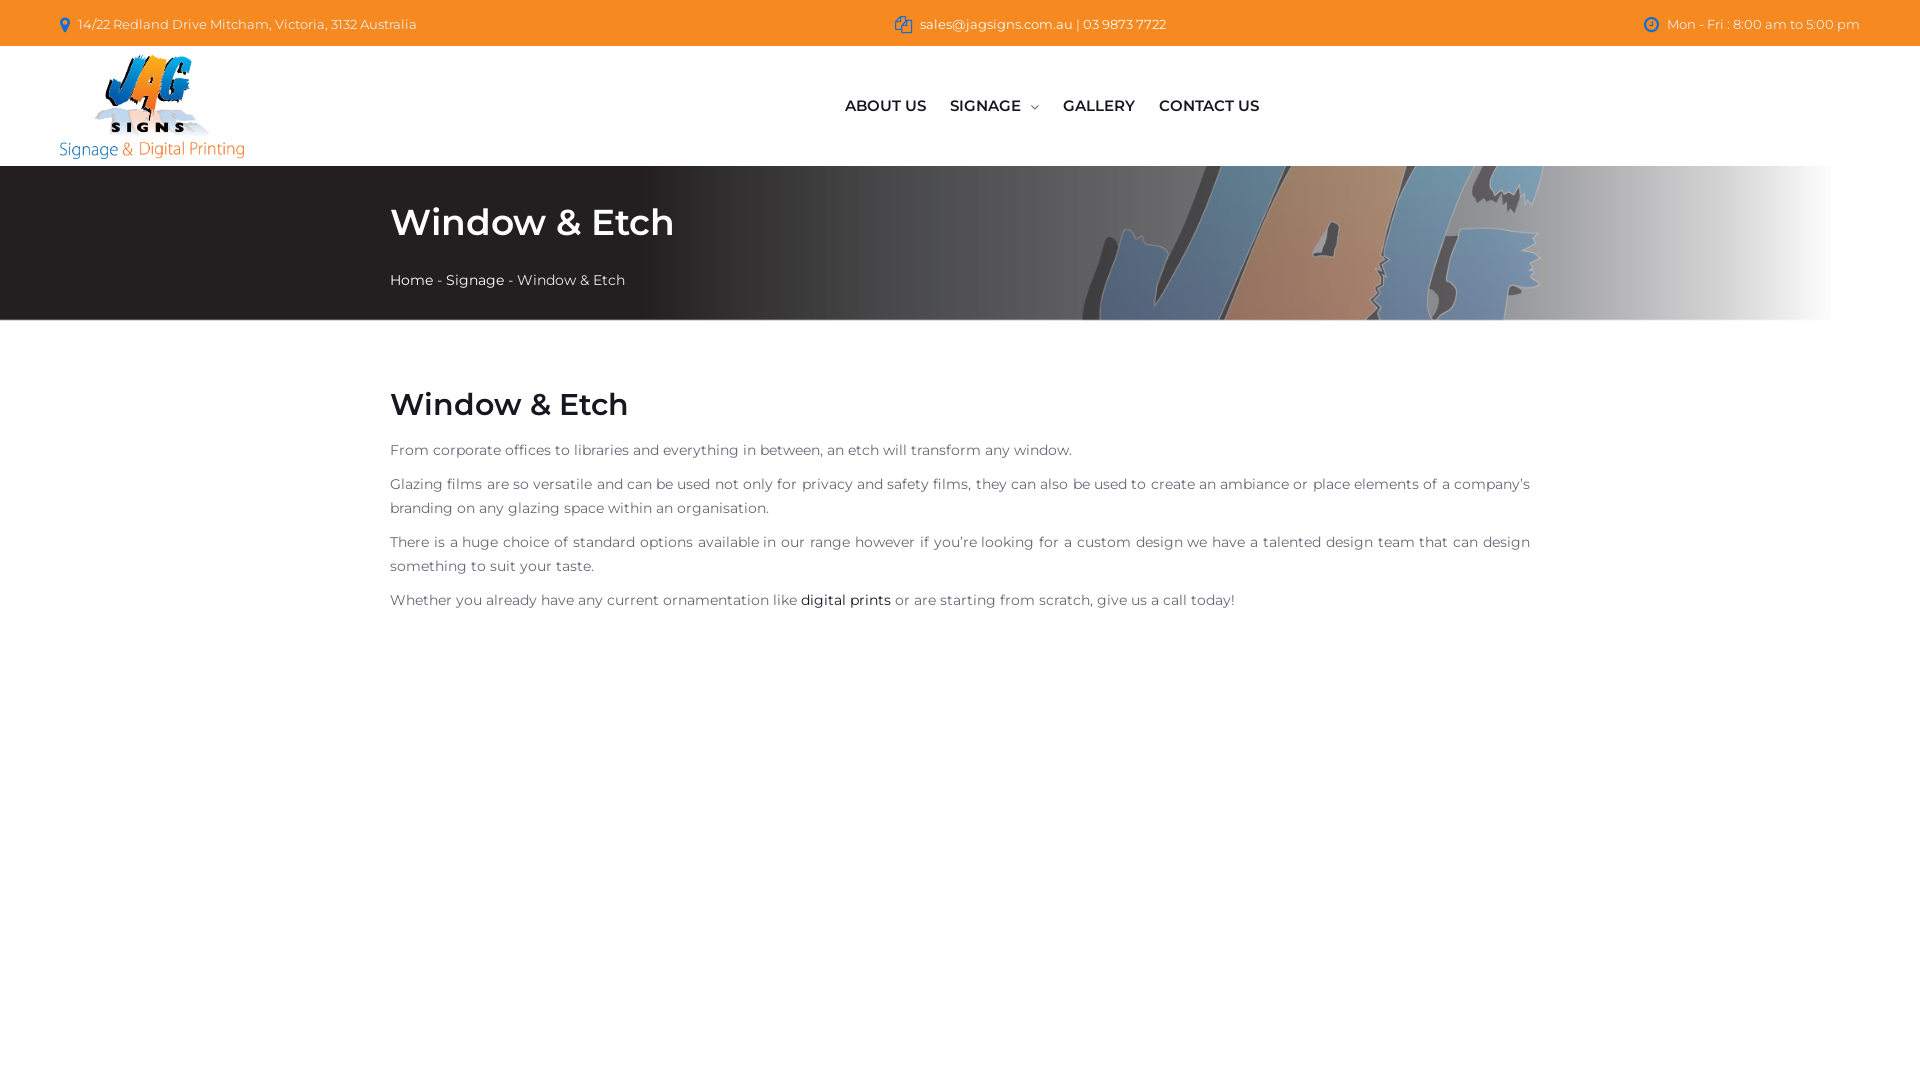  What do you see at coordinates (801, 599) in the screenshot?
I see `'digital prints'` at bounding box center [801, 599].